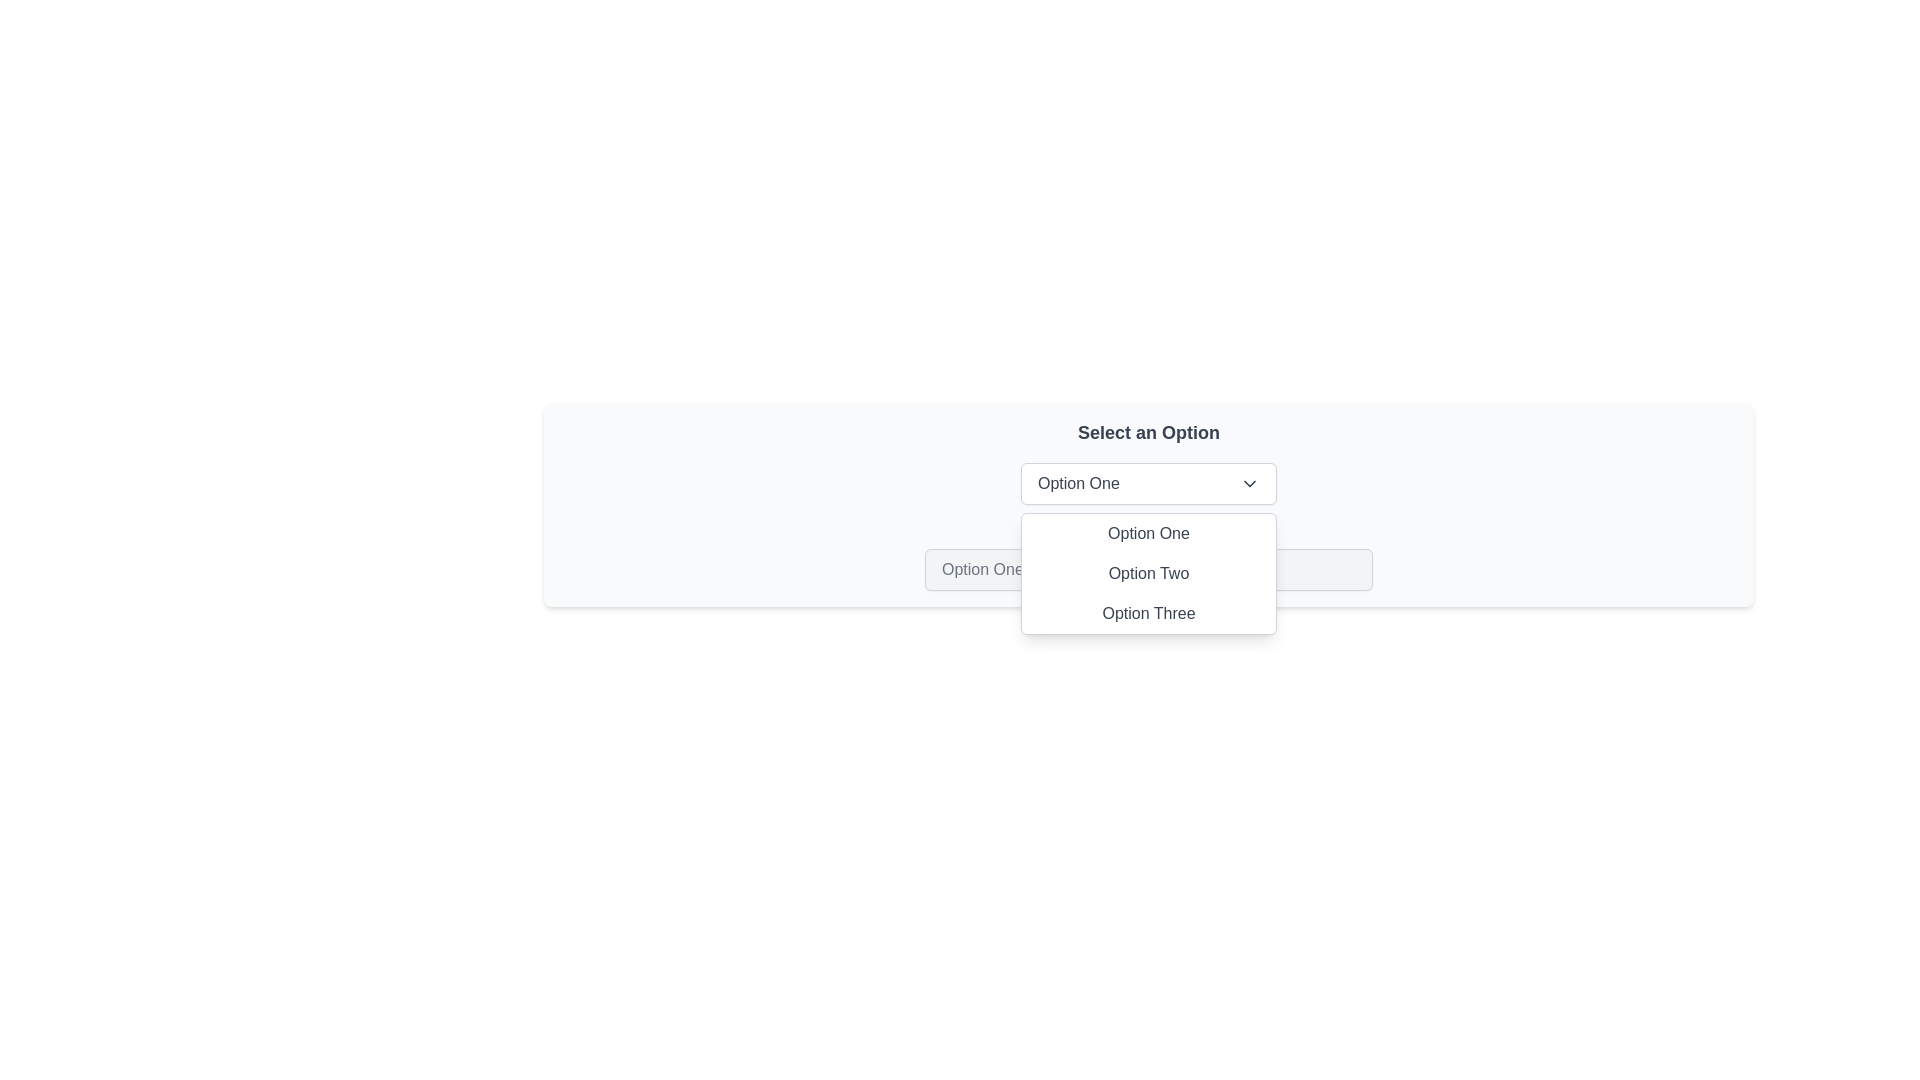 The height and width of the screenshot is (1080, 1920). Describe the element at coordinates (1148, 574) in the screenshot. I see `the dropdown menu option labeled 'Option Two'` at that location.